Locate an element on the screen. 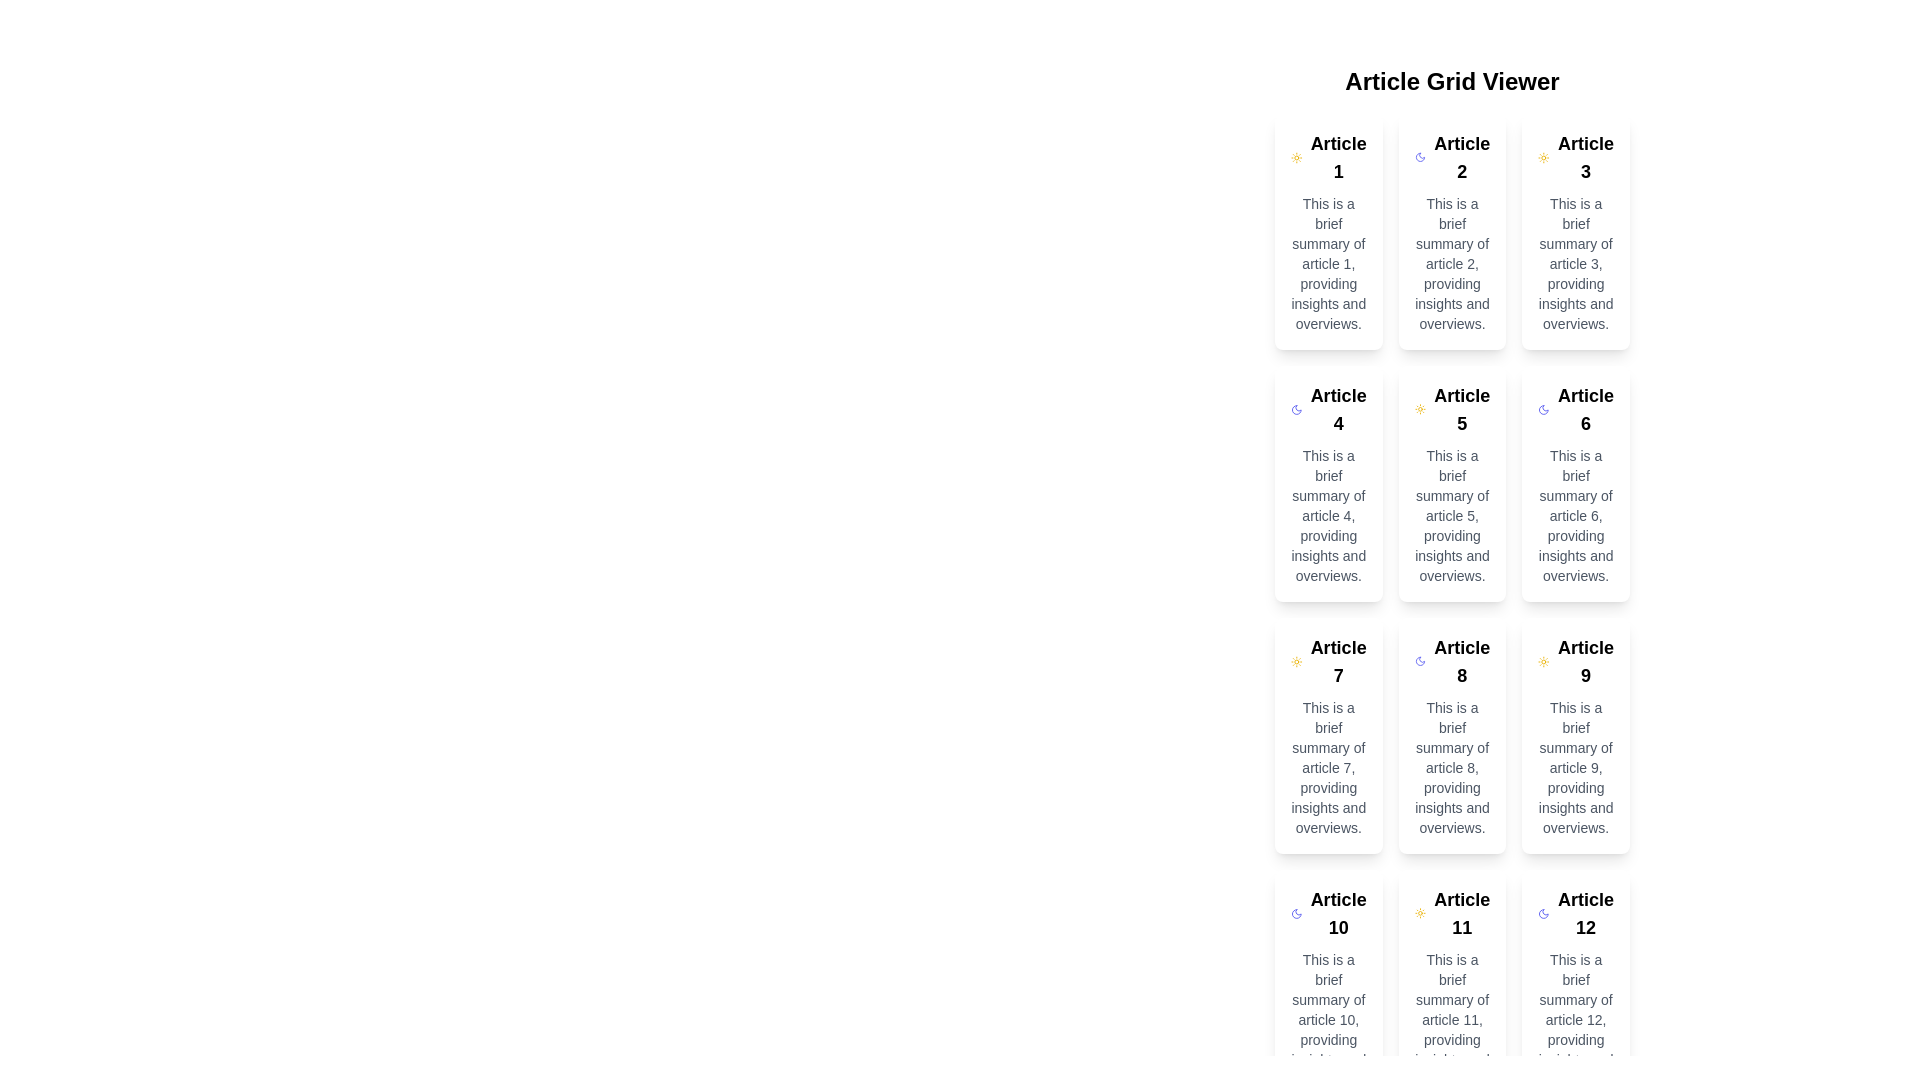 This screenshot has height=1080, width=1920. the text label displaying 'This is a brief summary of article 5, providing insights and overviews', which is styled with a smaller, gray font and located in the card for 'Article 5' is located at coordinates (1452, 515).